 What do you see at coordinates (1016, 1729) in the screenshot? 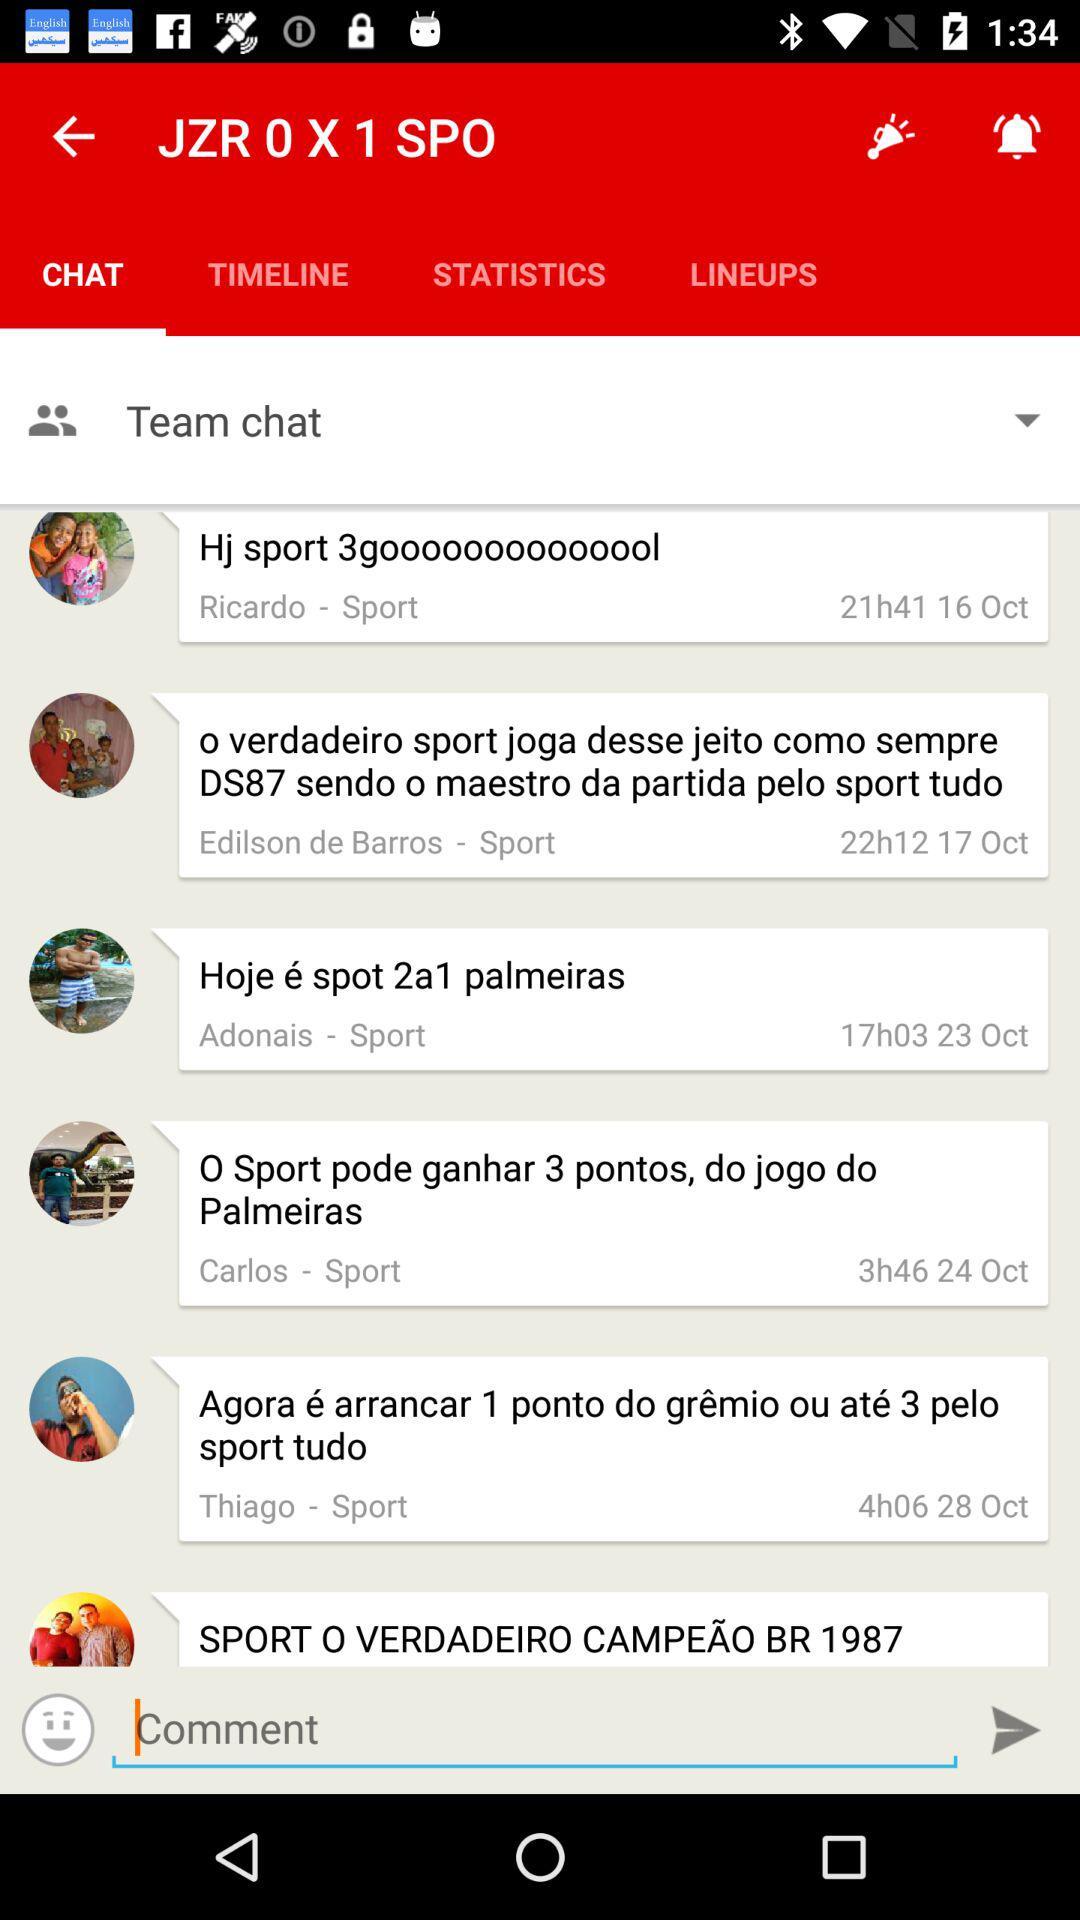
I see `post comment` at bounding box center [1016, 1729].